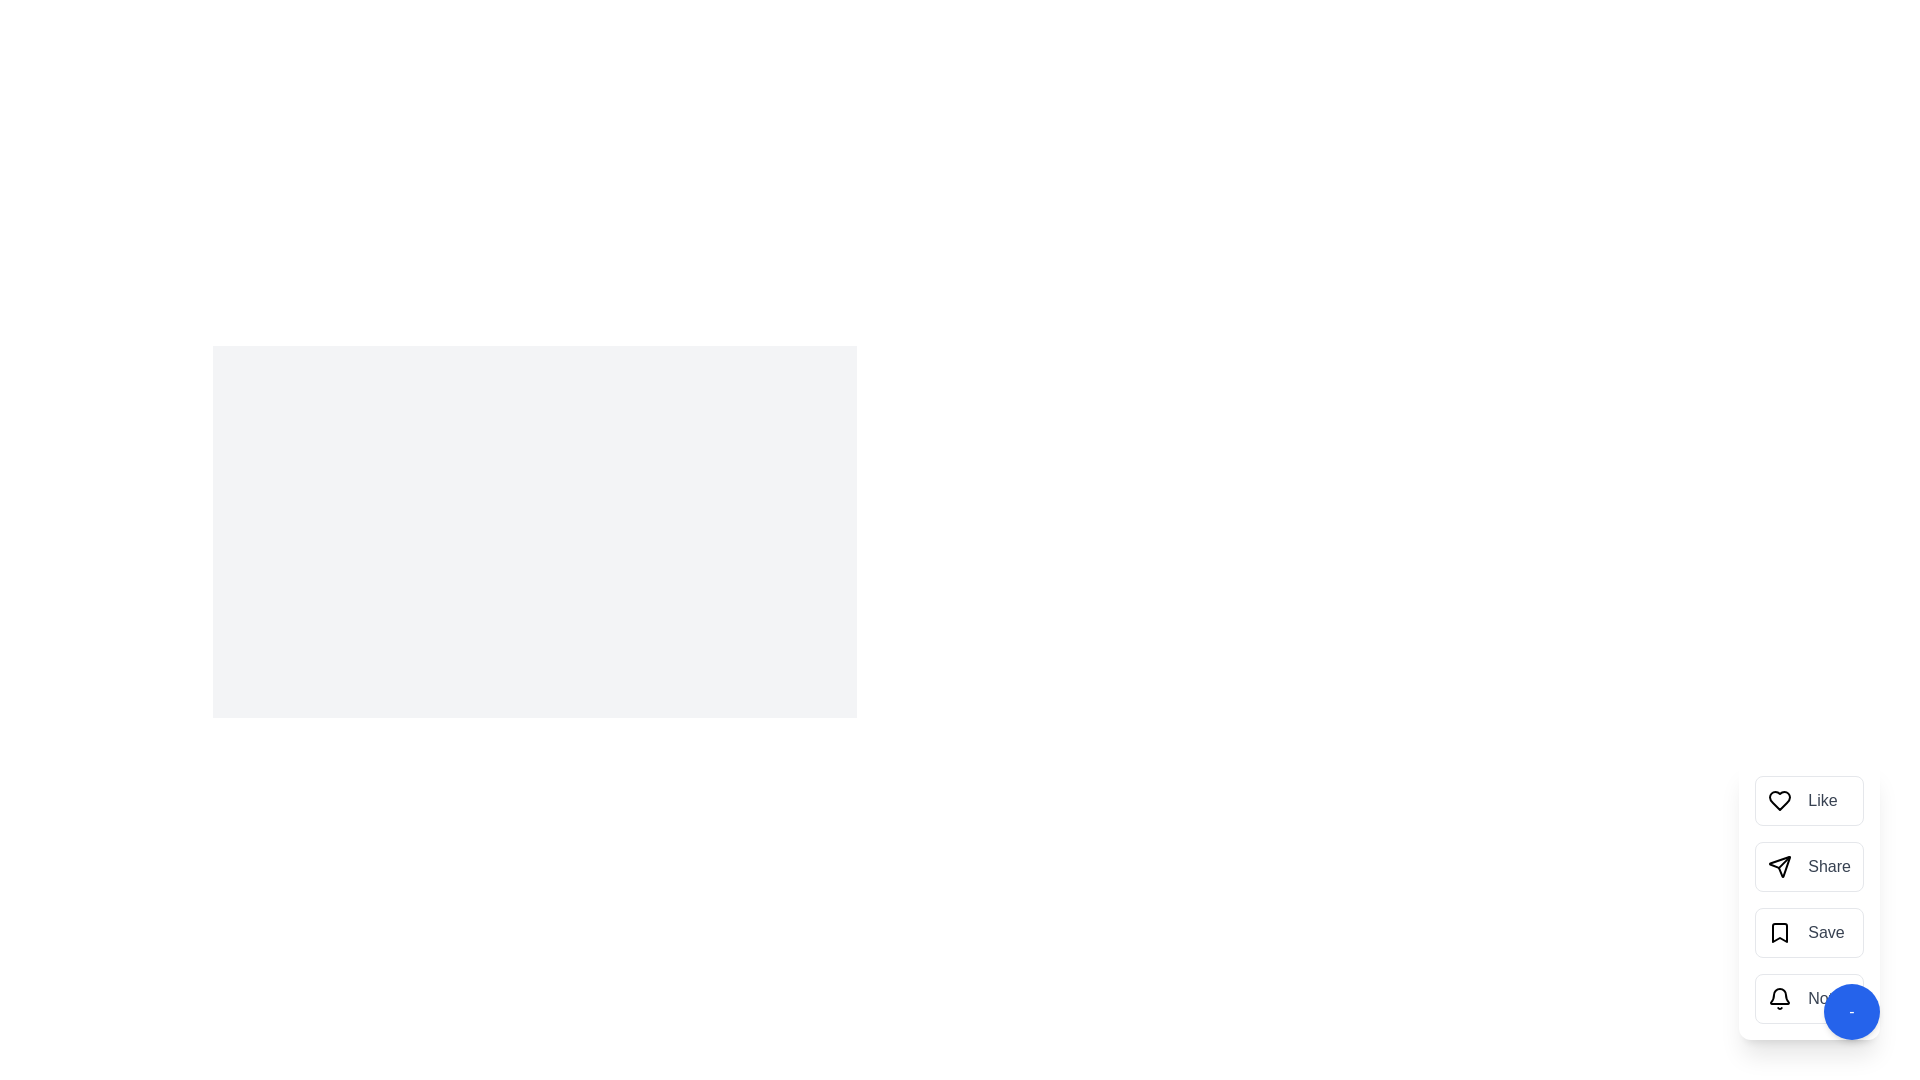 The width and height of the screenshot is (1920, 1080). What do you see at coordinates (1809, 898) in the screenshot?
I see `the 'Save' button in the floating toolbar located at the bottom-right corner of the interface` at bounding box center [1809, 898].